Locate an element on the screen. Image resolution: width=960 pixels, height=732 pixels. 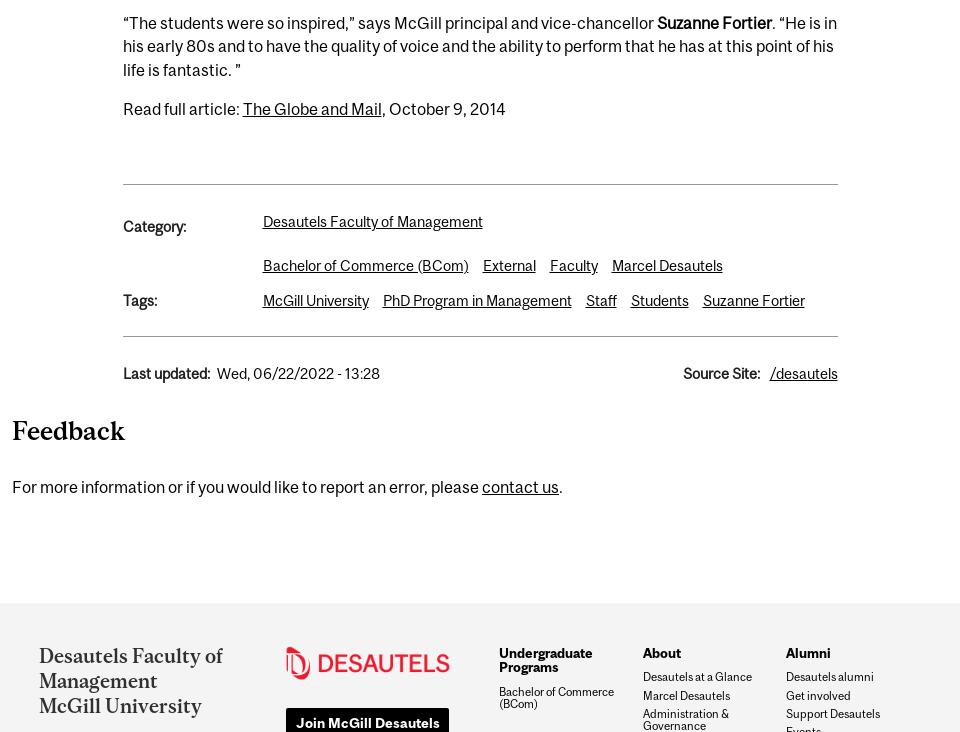
'For more information or if you would like to report an error, please' is located at coordinates (11, 485).